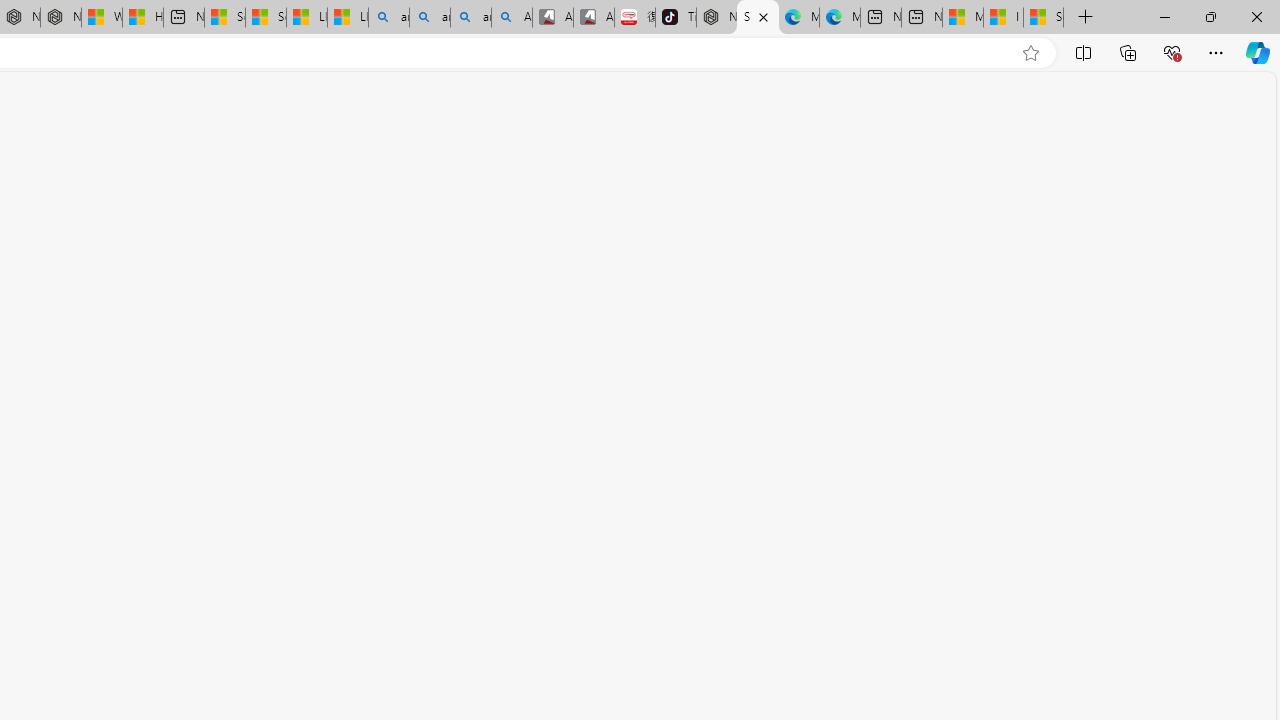  I want to click on 'Amazon Echo Robot - Search Images', so click(512, 17).